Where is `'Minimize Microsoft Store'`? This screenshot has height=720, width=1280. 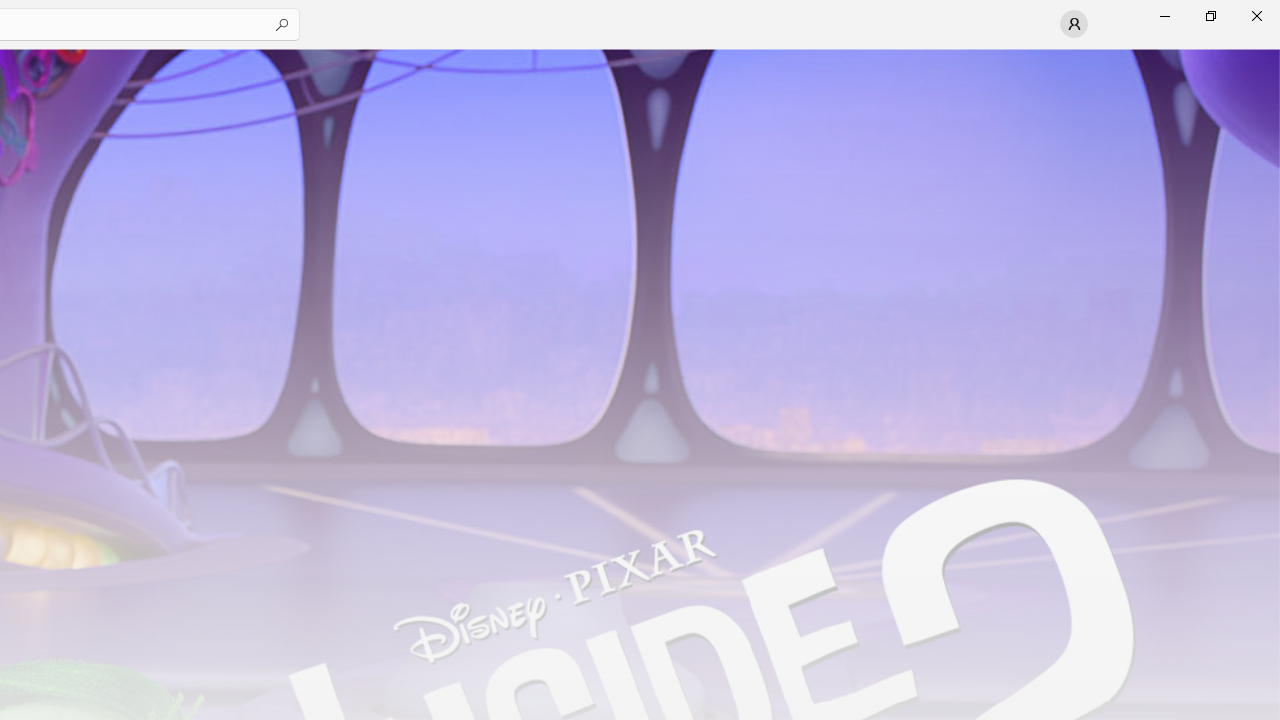
'Minimize Microsoft Store' is located at coordinates (1164, 15).